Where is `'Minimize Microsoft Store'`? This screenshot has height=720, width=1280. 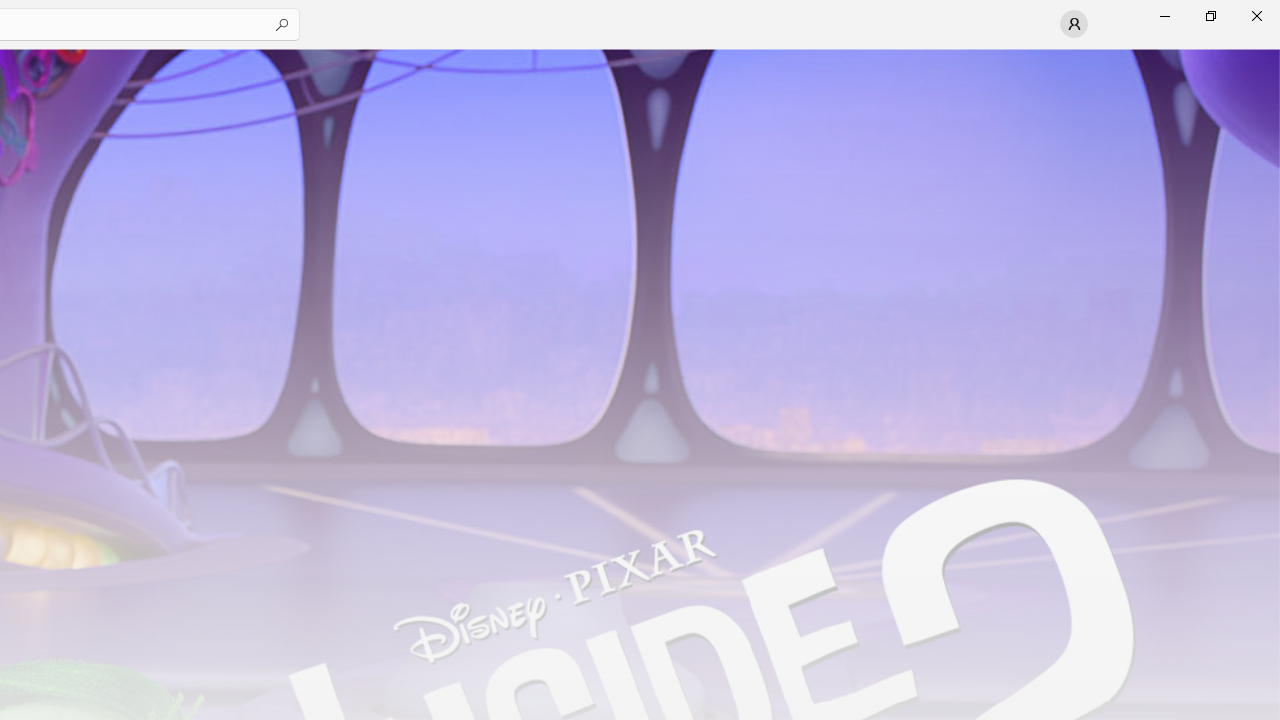
'Minimize Microsoft Store' is located at coordinates (1164, 15).